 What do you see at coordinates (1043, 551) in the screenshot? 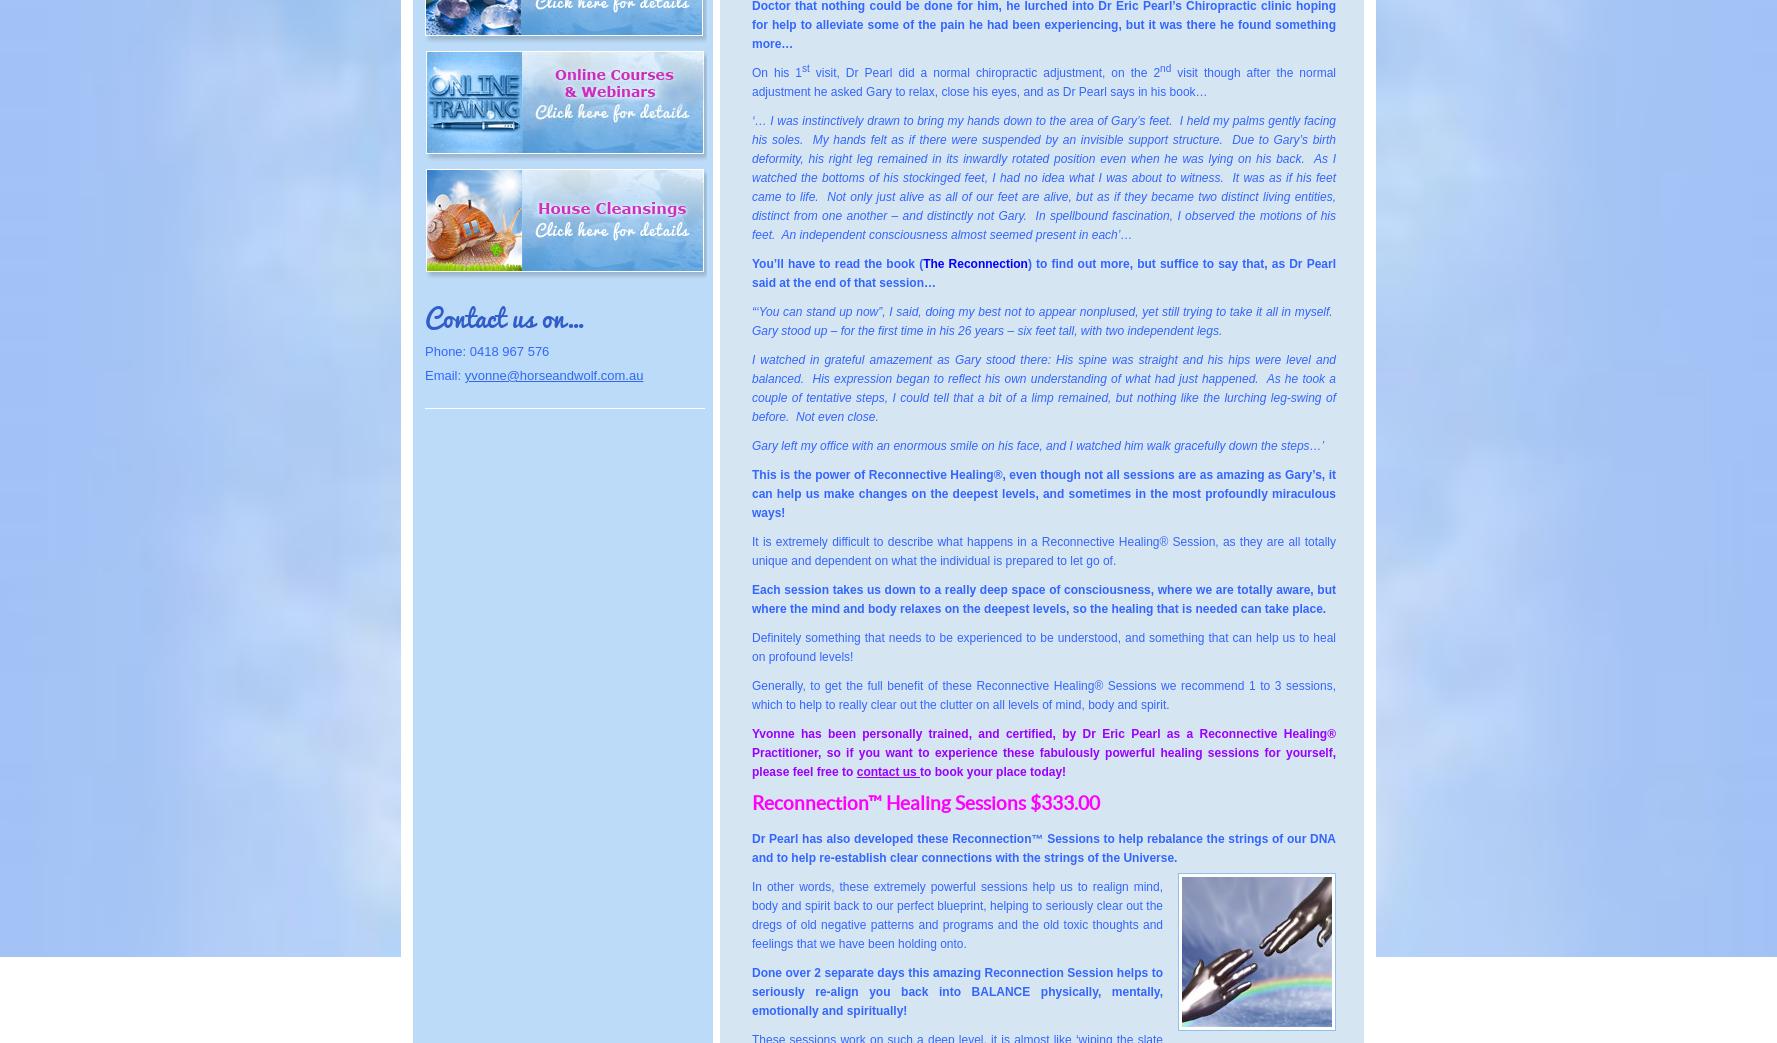
I see `'It is extremely difficult to describe what happens in a Reconnective Healing® Session, as they are all totally unique and dependent on what the individual is prepared to let go of.'` at bounding box center [1043, 551].